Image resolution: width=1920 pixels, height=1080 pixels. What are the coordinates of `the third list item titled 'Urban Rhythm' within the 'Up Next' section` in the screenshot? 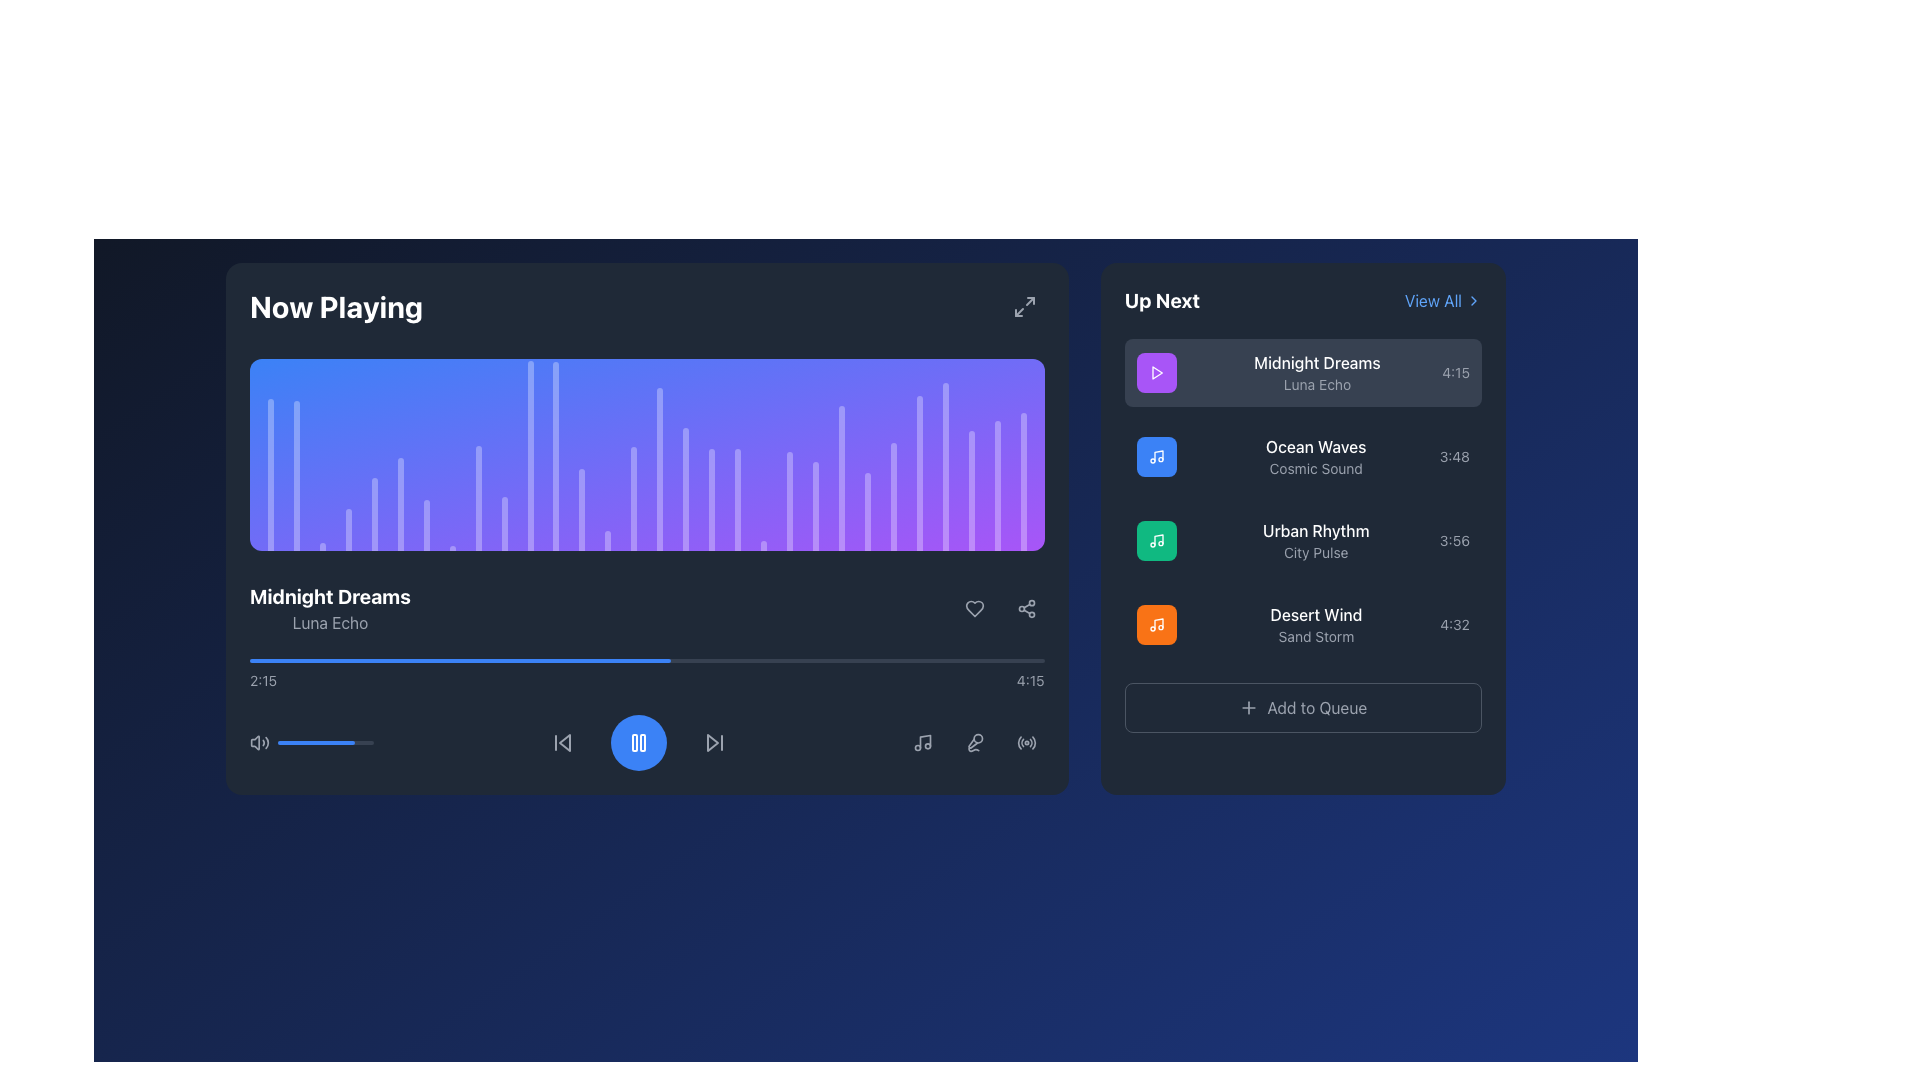 It's located at (1303, 540).